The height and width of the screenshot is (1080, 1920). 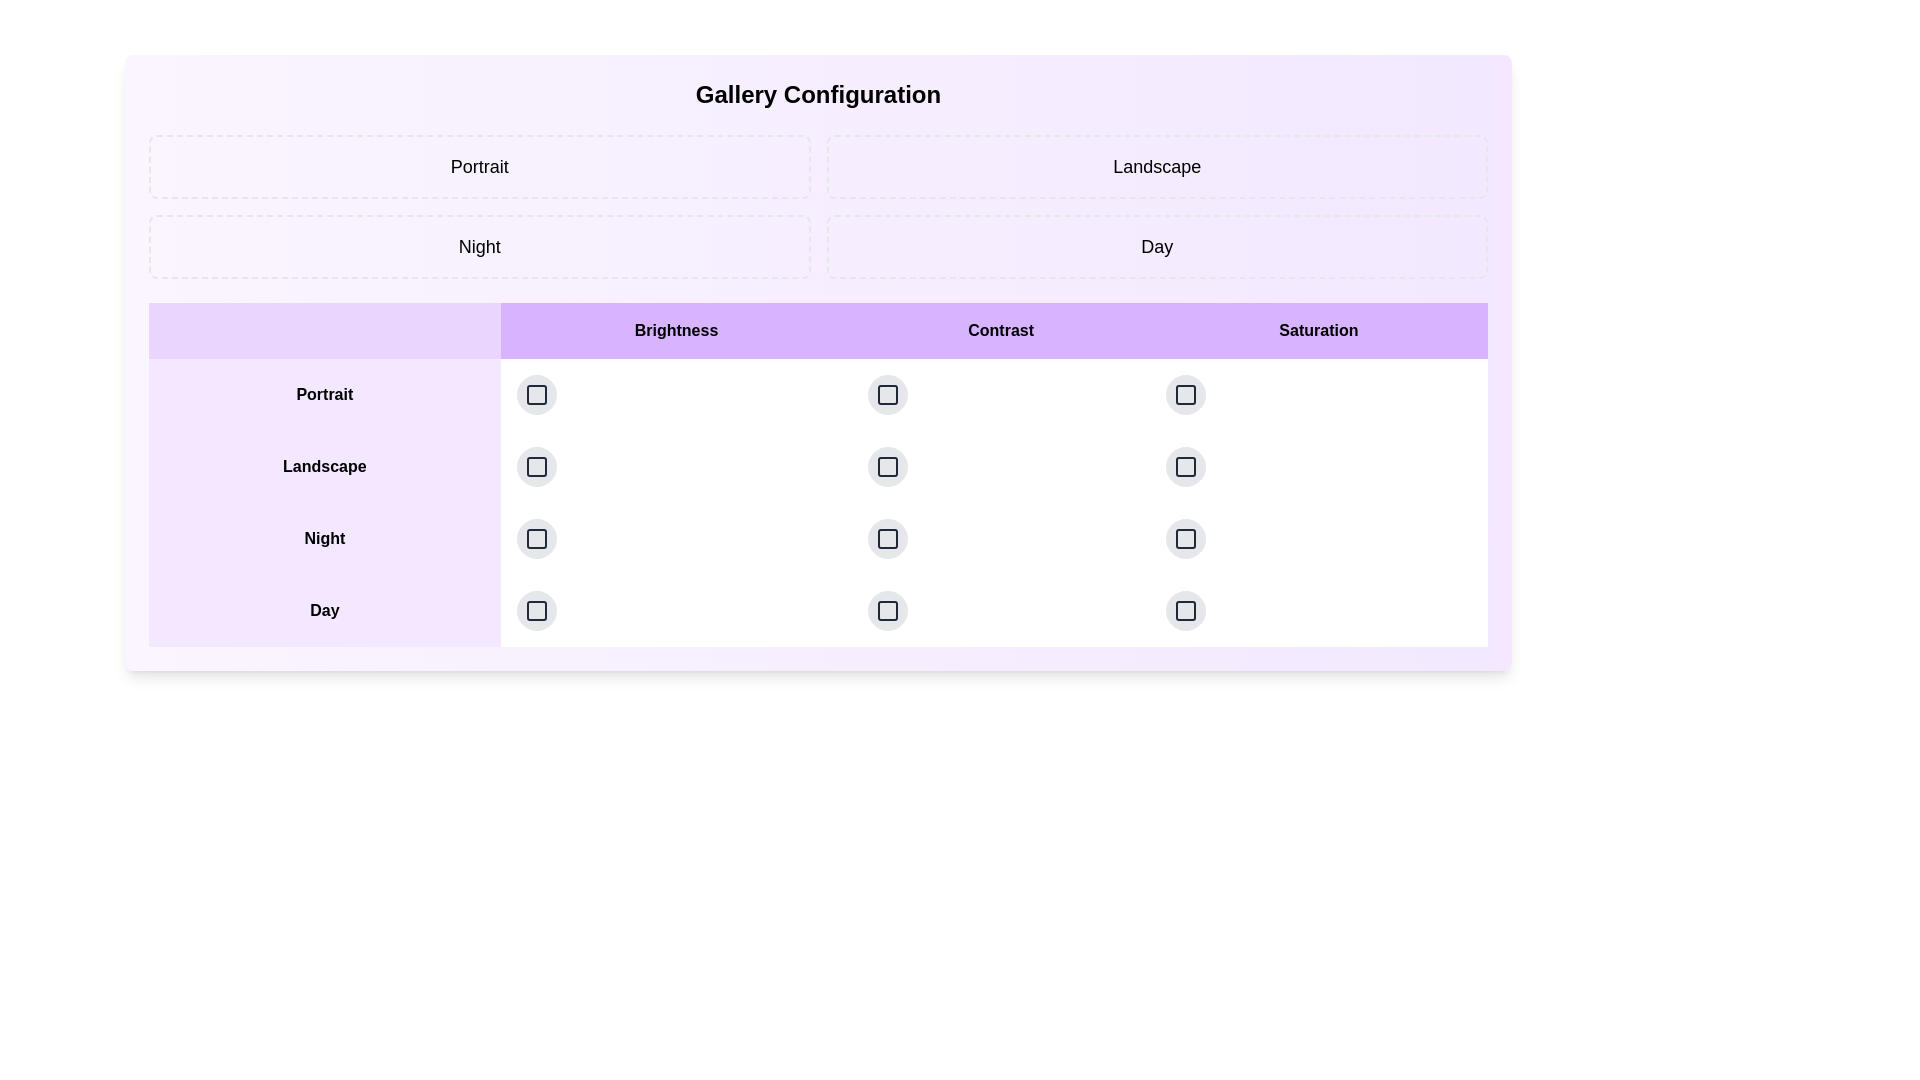 What do you see at coordinates (324, 466) in the screenshot?
I see `text content of the 'Landscape' settings label, which is the second item in a vertical list of labels under 'Brightness'` at bounding box center [324, 466].